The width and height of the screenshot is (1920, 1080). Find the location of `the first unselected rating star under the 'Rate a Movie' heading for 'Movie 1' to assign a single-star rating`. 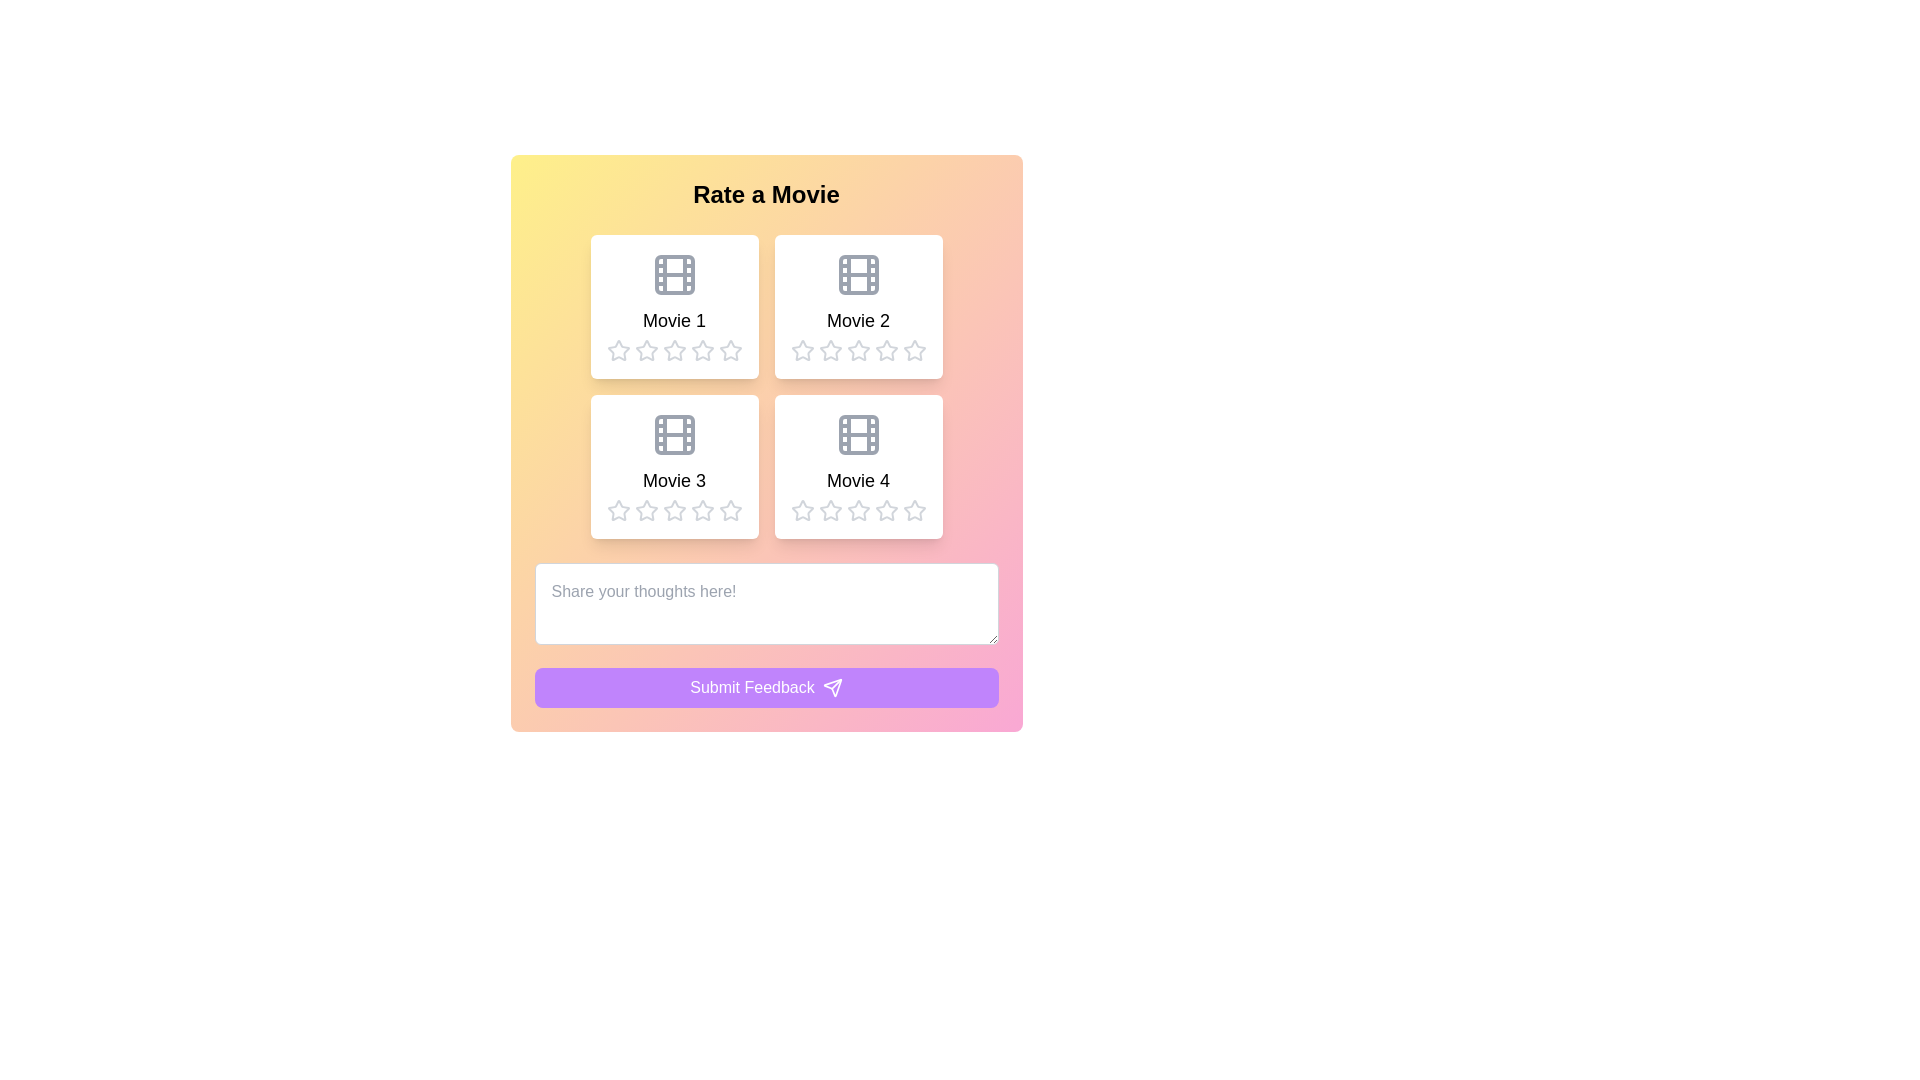

the first unselected rating star under the 'Rate a Movie' heading for 'Movie 1' to assign a single-star rating is located at coordinates (617, 349).